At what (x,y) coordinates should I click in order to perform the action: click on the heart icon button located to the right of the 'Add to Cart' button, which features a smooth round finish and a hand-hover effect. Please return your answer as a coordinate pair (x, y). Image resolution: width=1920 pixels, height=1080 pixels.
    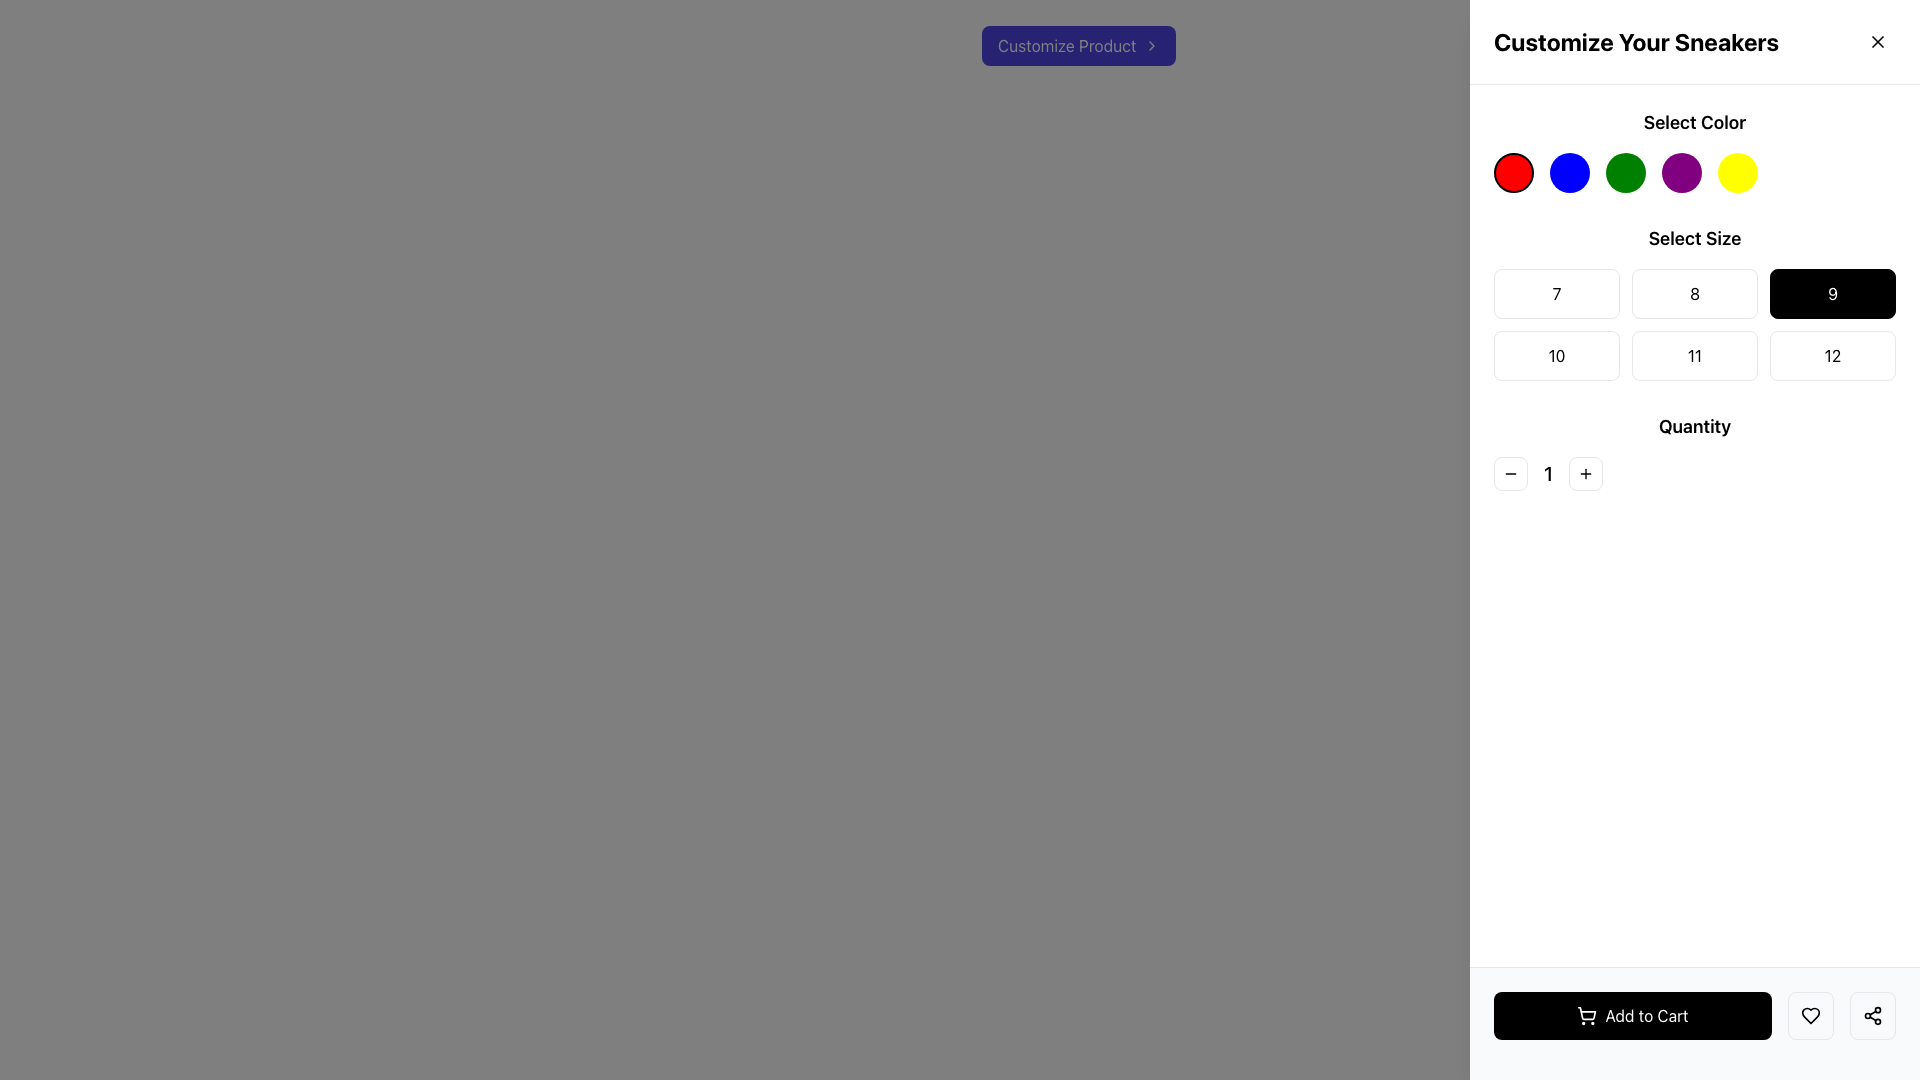
    Looking at the image, I should click on (1810, 1015).